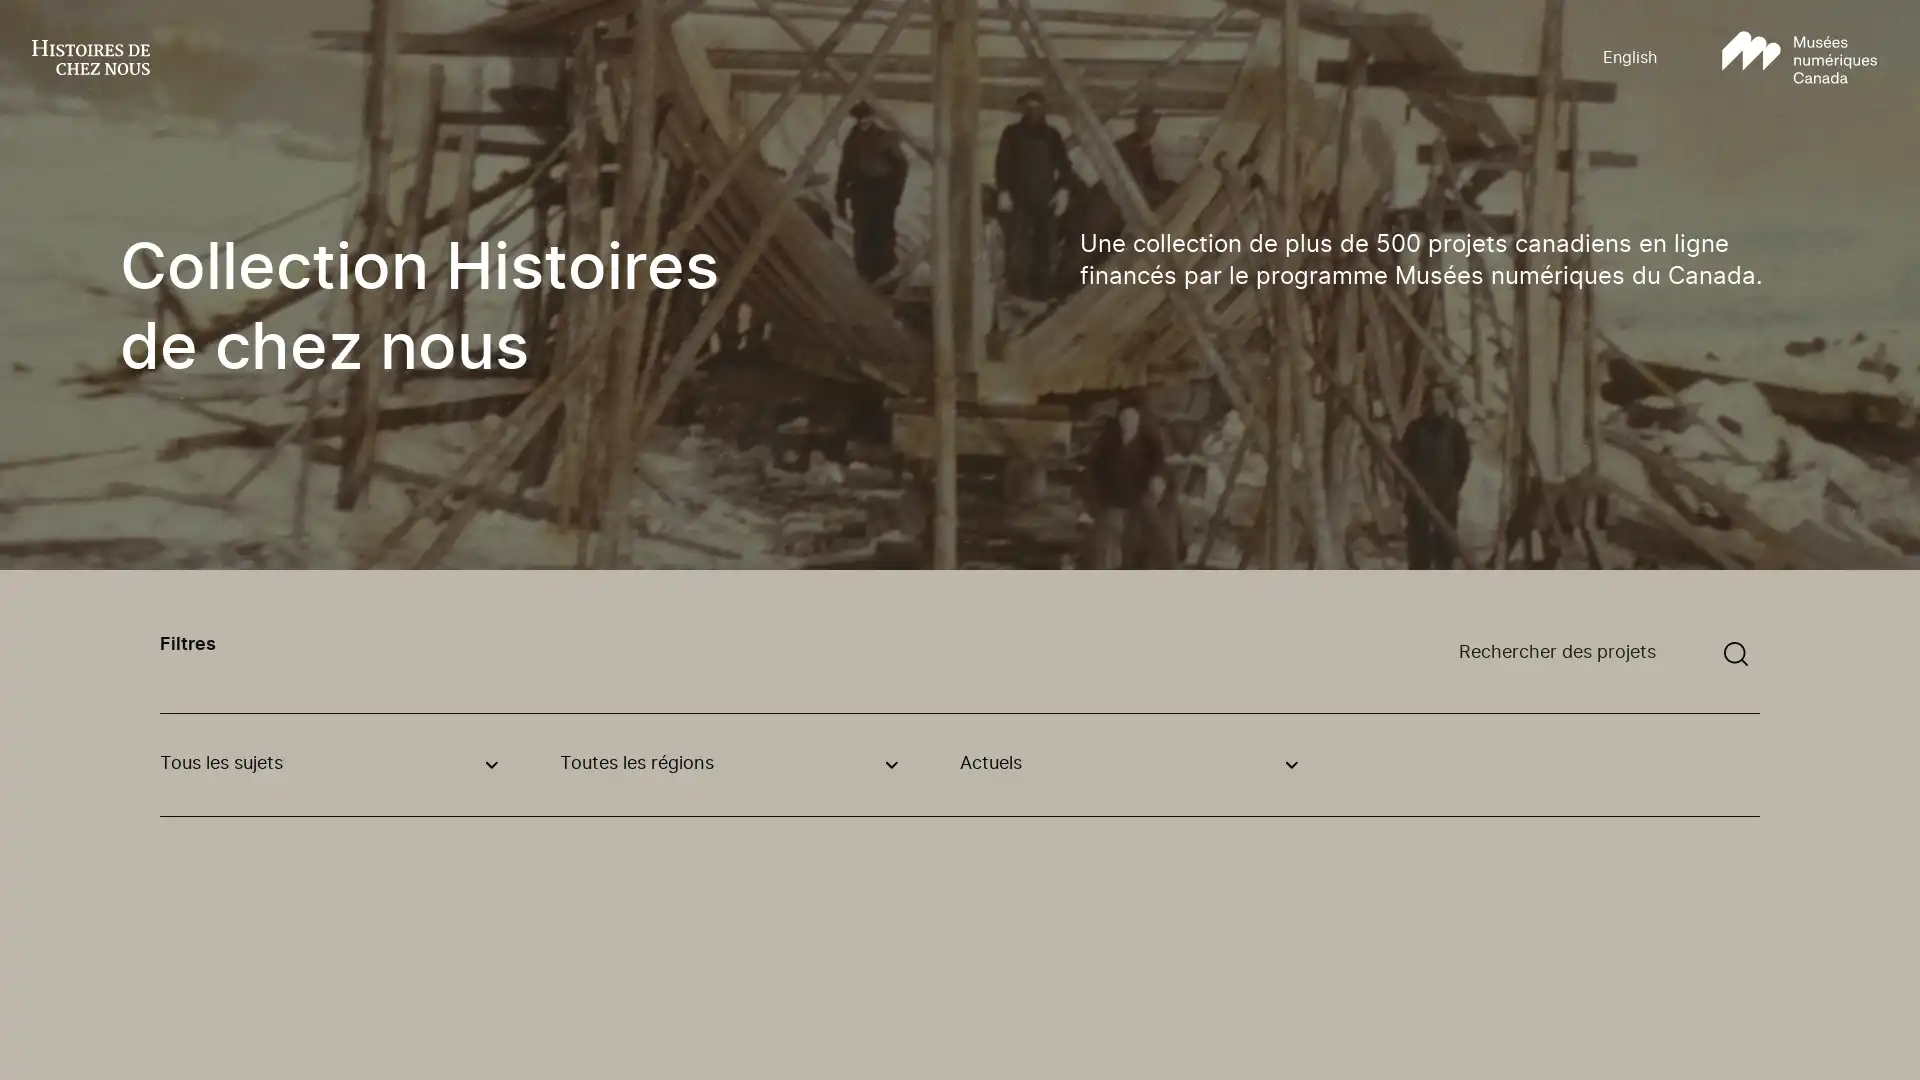 Image resolution: width=1920 pixels, height=1080 pixels. What do you see at coordinates (1735, 654) in the screenshot?
I see `Soumettre` at bounding box center [1735, 654].